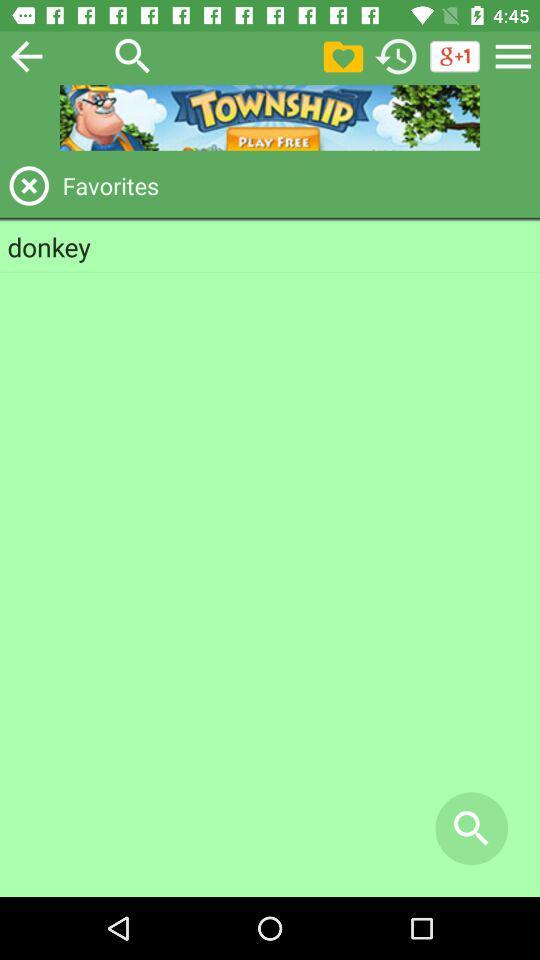 The width and height of the screenshot is (540, 960). Describe the element at coordinates (133, 55) in the screenshot. I see `the search icon` at that location.